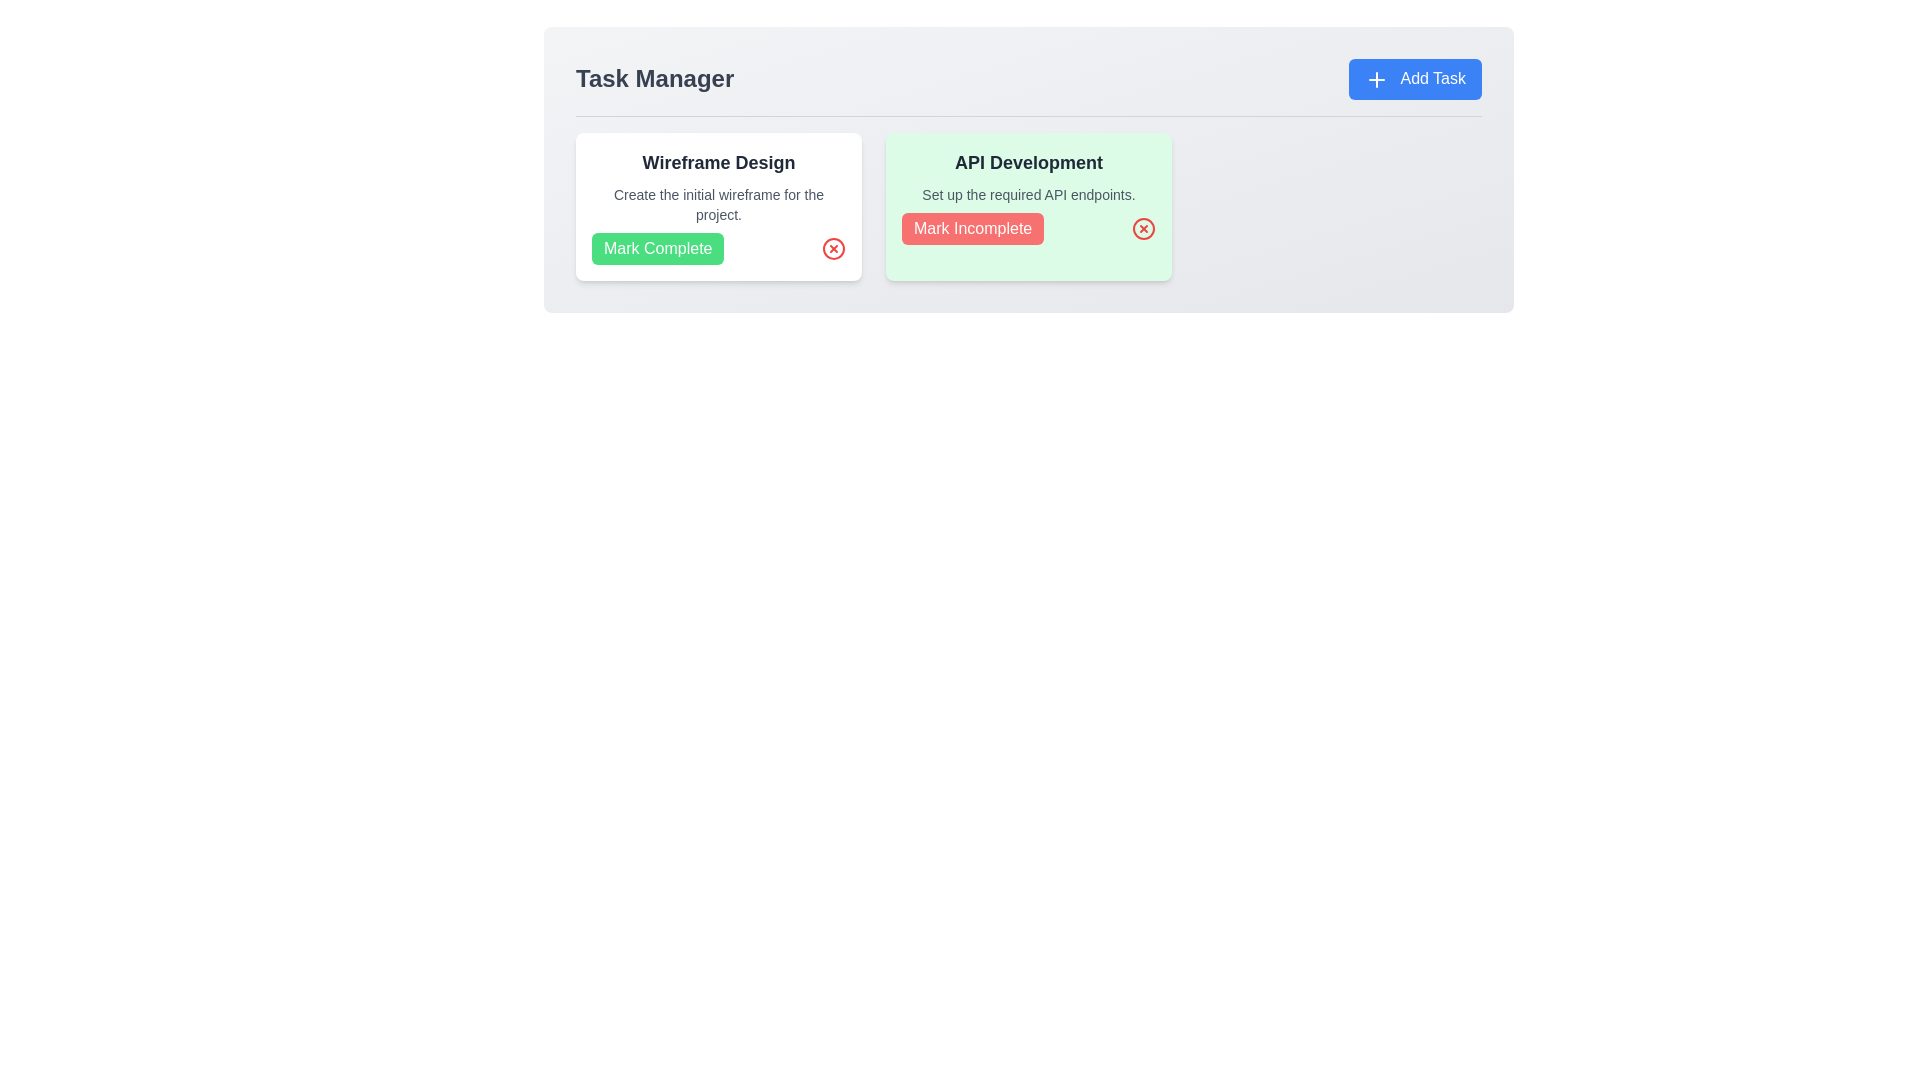 This screenshot has width=1920, height=1080. What do you see at coordinates (719, 246) in the screenshot?
I see `the green rectangular button labeled 'Mark Complete' to change its background color` at bounding box center [719, 246].